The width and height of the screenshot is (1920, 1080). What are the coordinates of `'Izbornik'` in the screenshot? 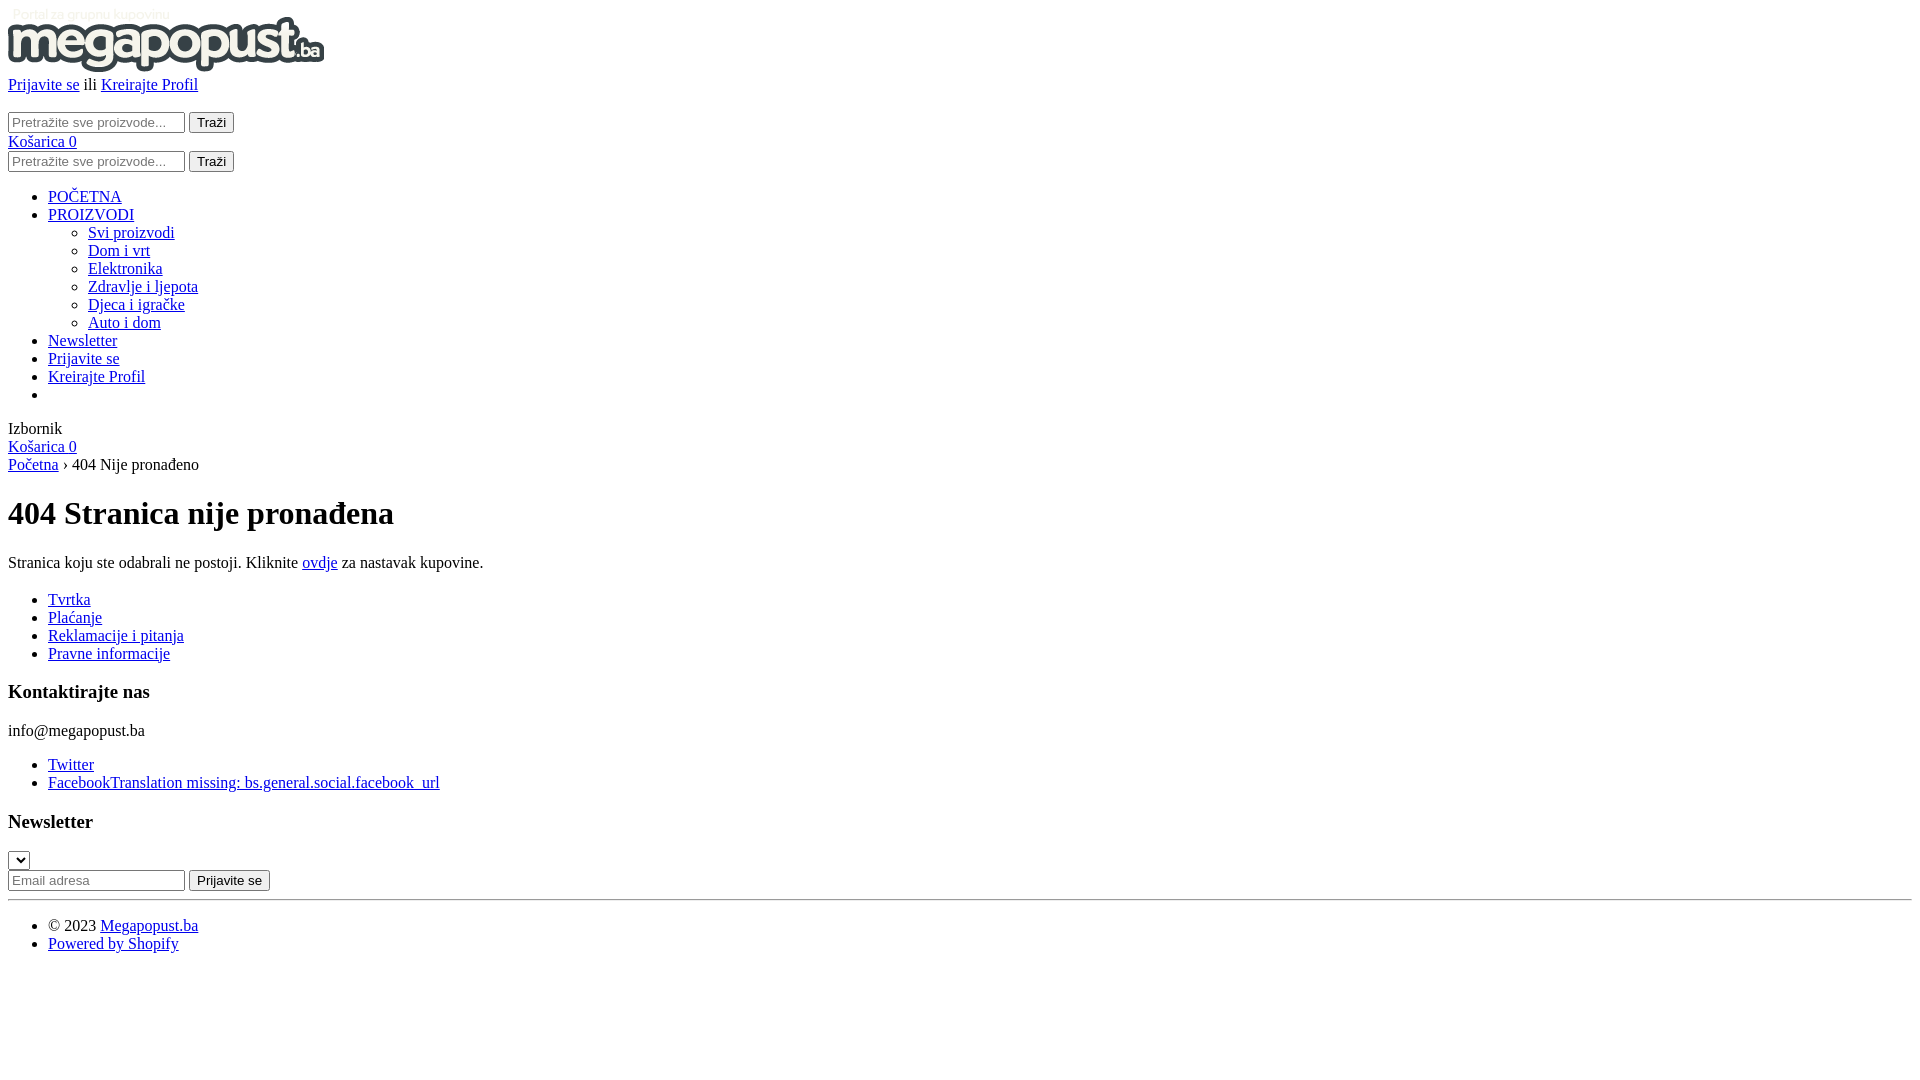 It's located at (34, 427).